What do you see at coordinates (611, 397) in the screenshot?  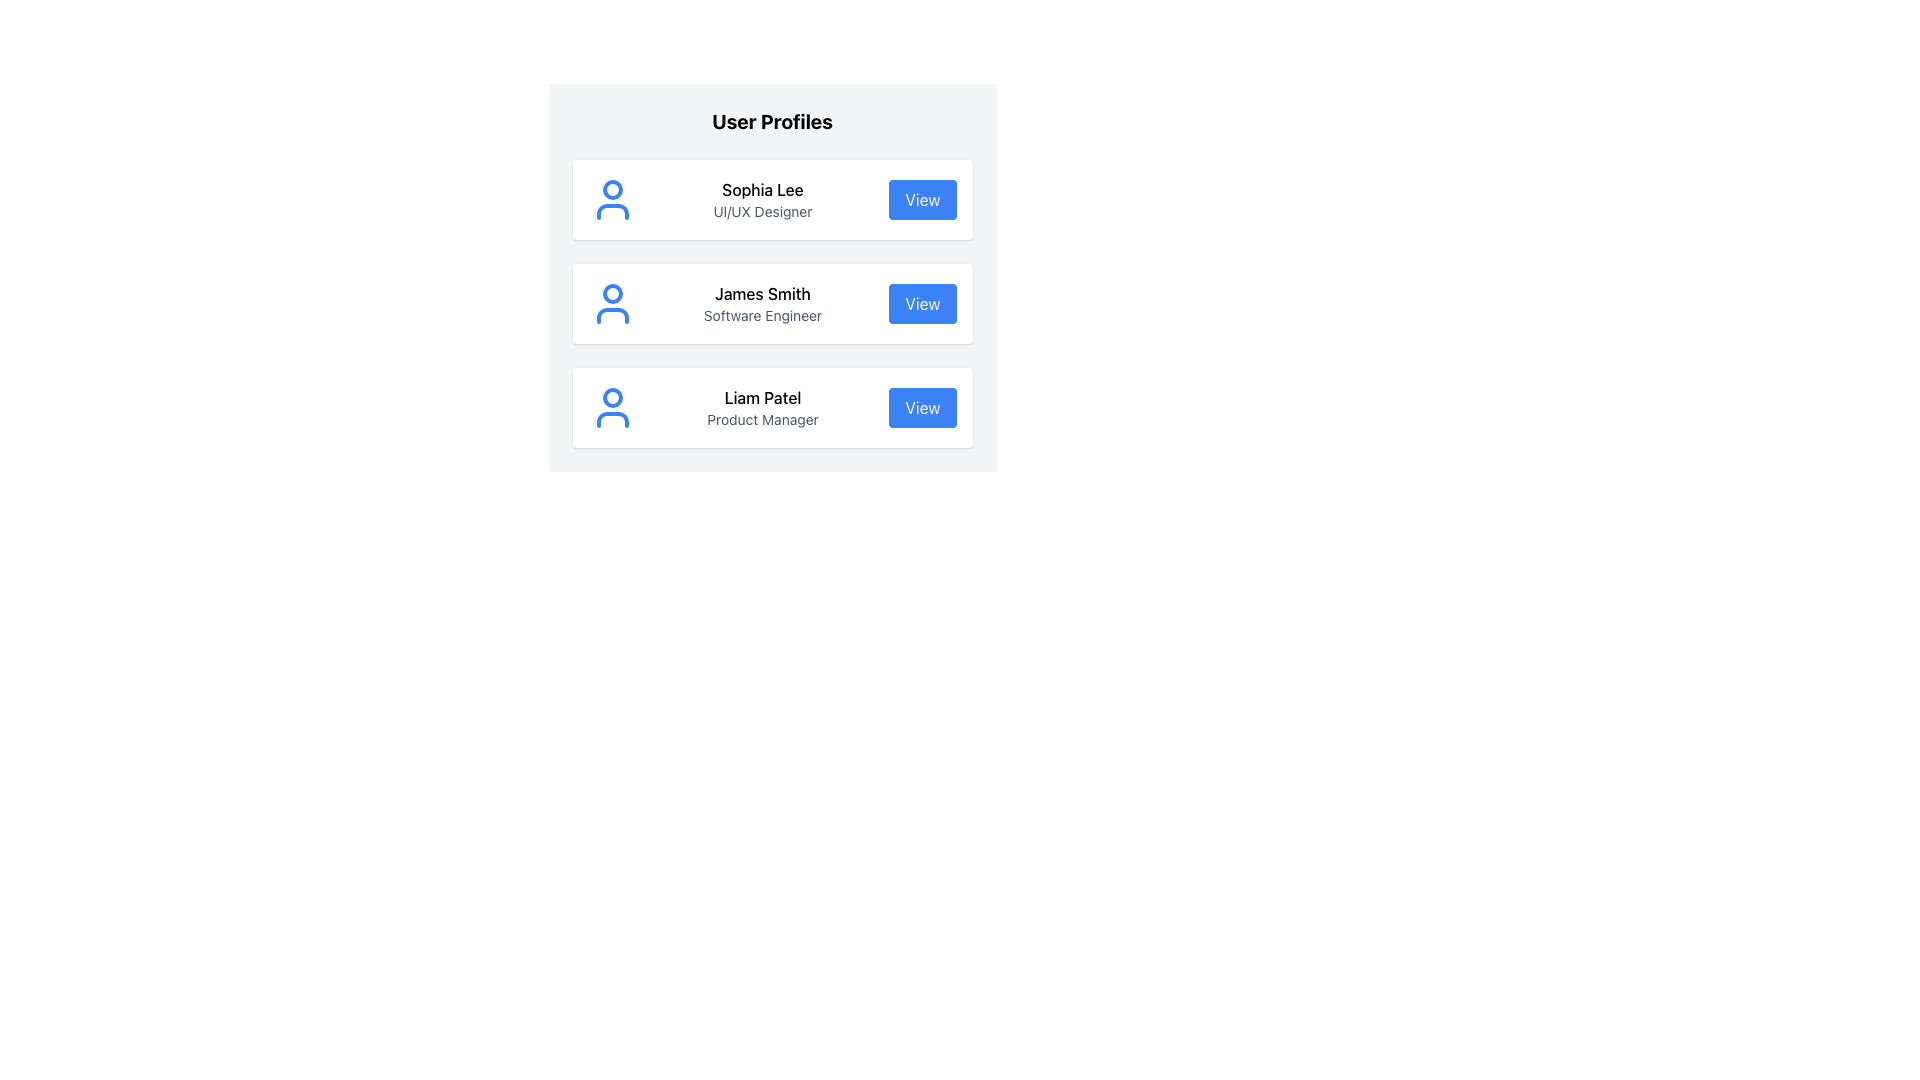 I see `the circular graphic component with a blue outline representing the user profile icon of 'Liam Patel'` at bounding box center [611, 397].